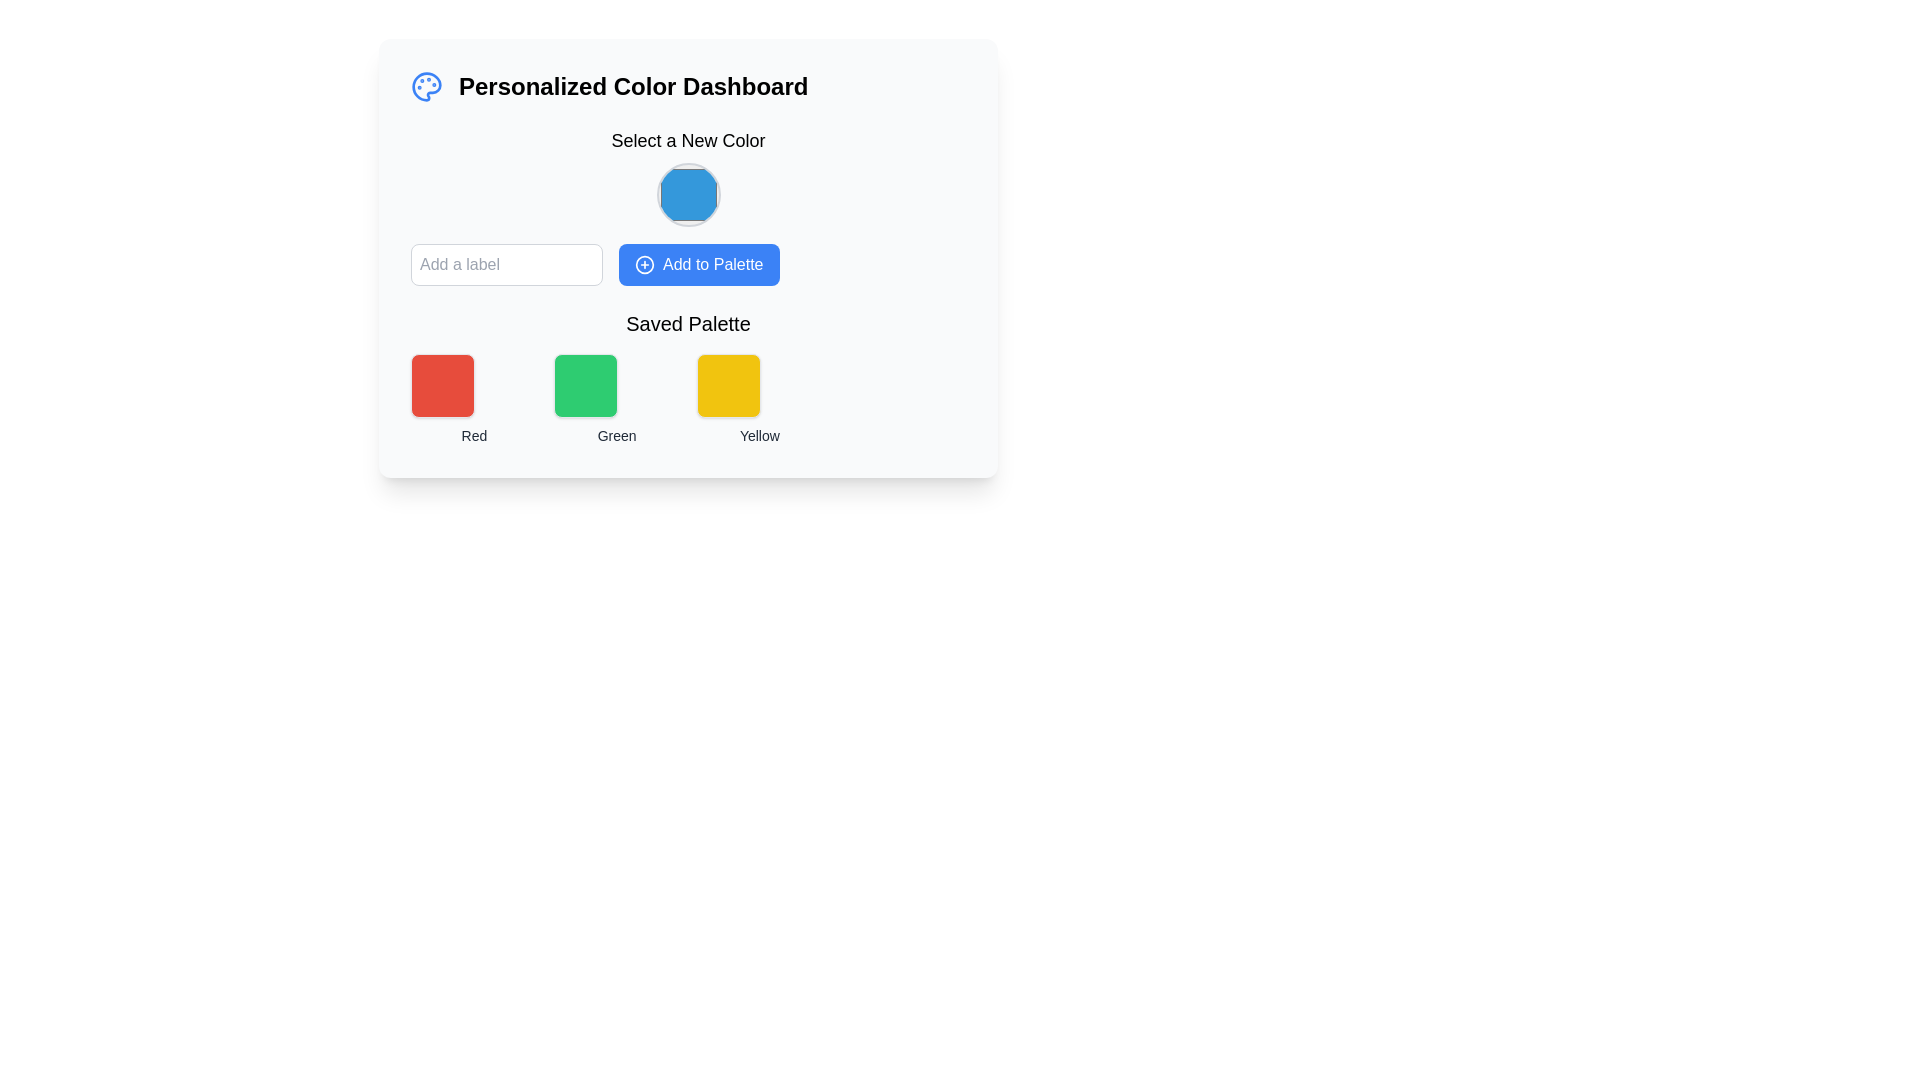 The height and width of the screenshot is (1080, 1920). Describe the element at coordinates (616, 400) in the screenshot. I see `the green rectangular interactive box labeled 'Green'` at that location.